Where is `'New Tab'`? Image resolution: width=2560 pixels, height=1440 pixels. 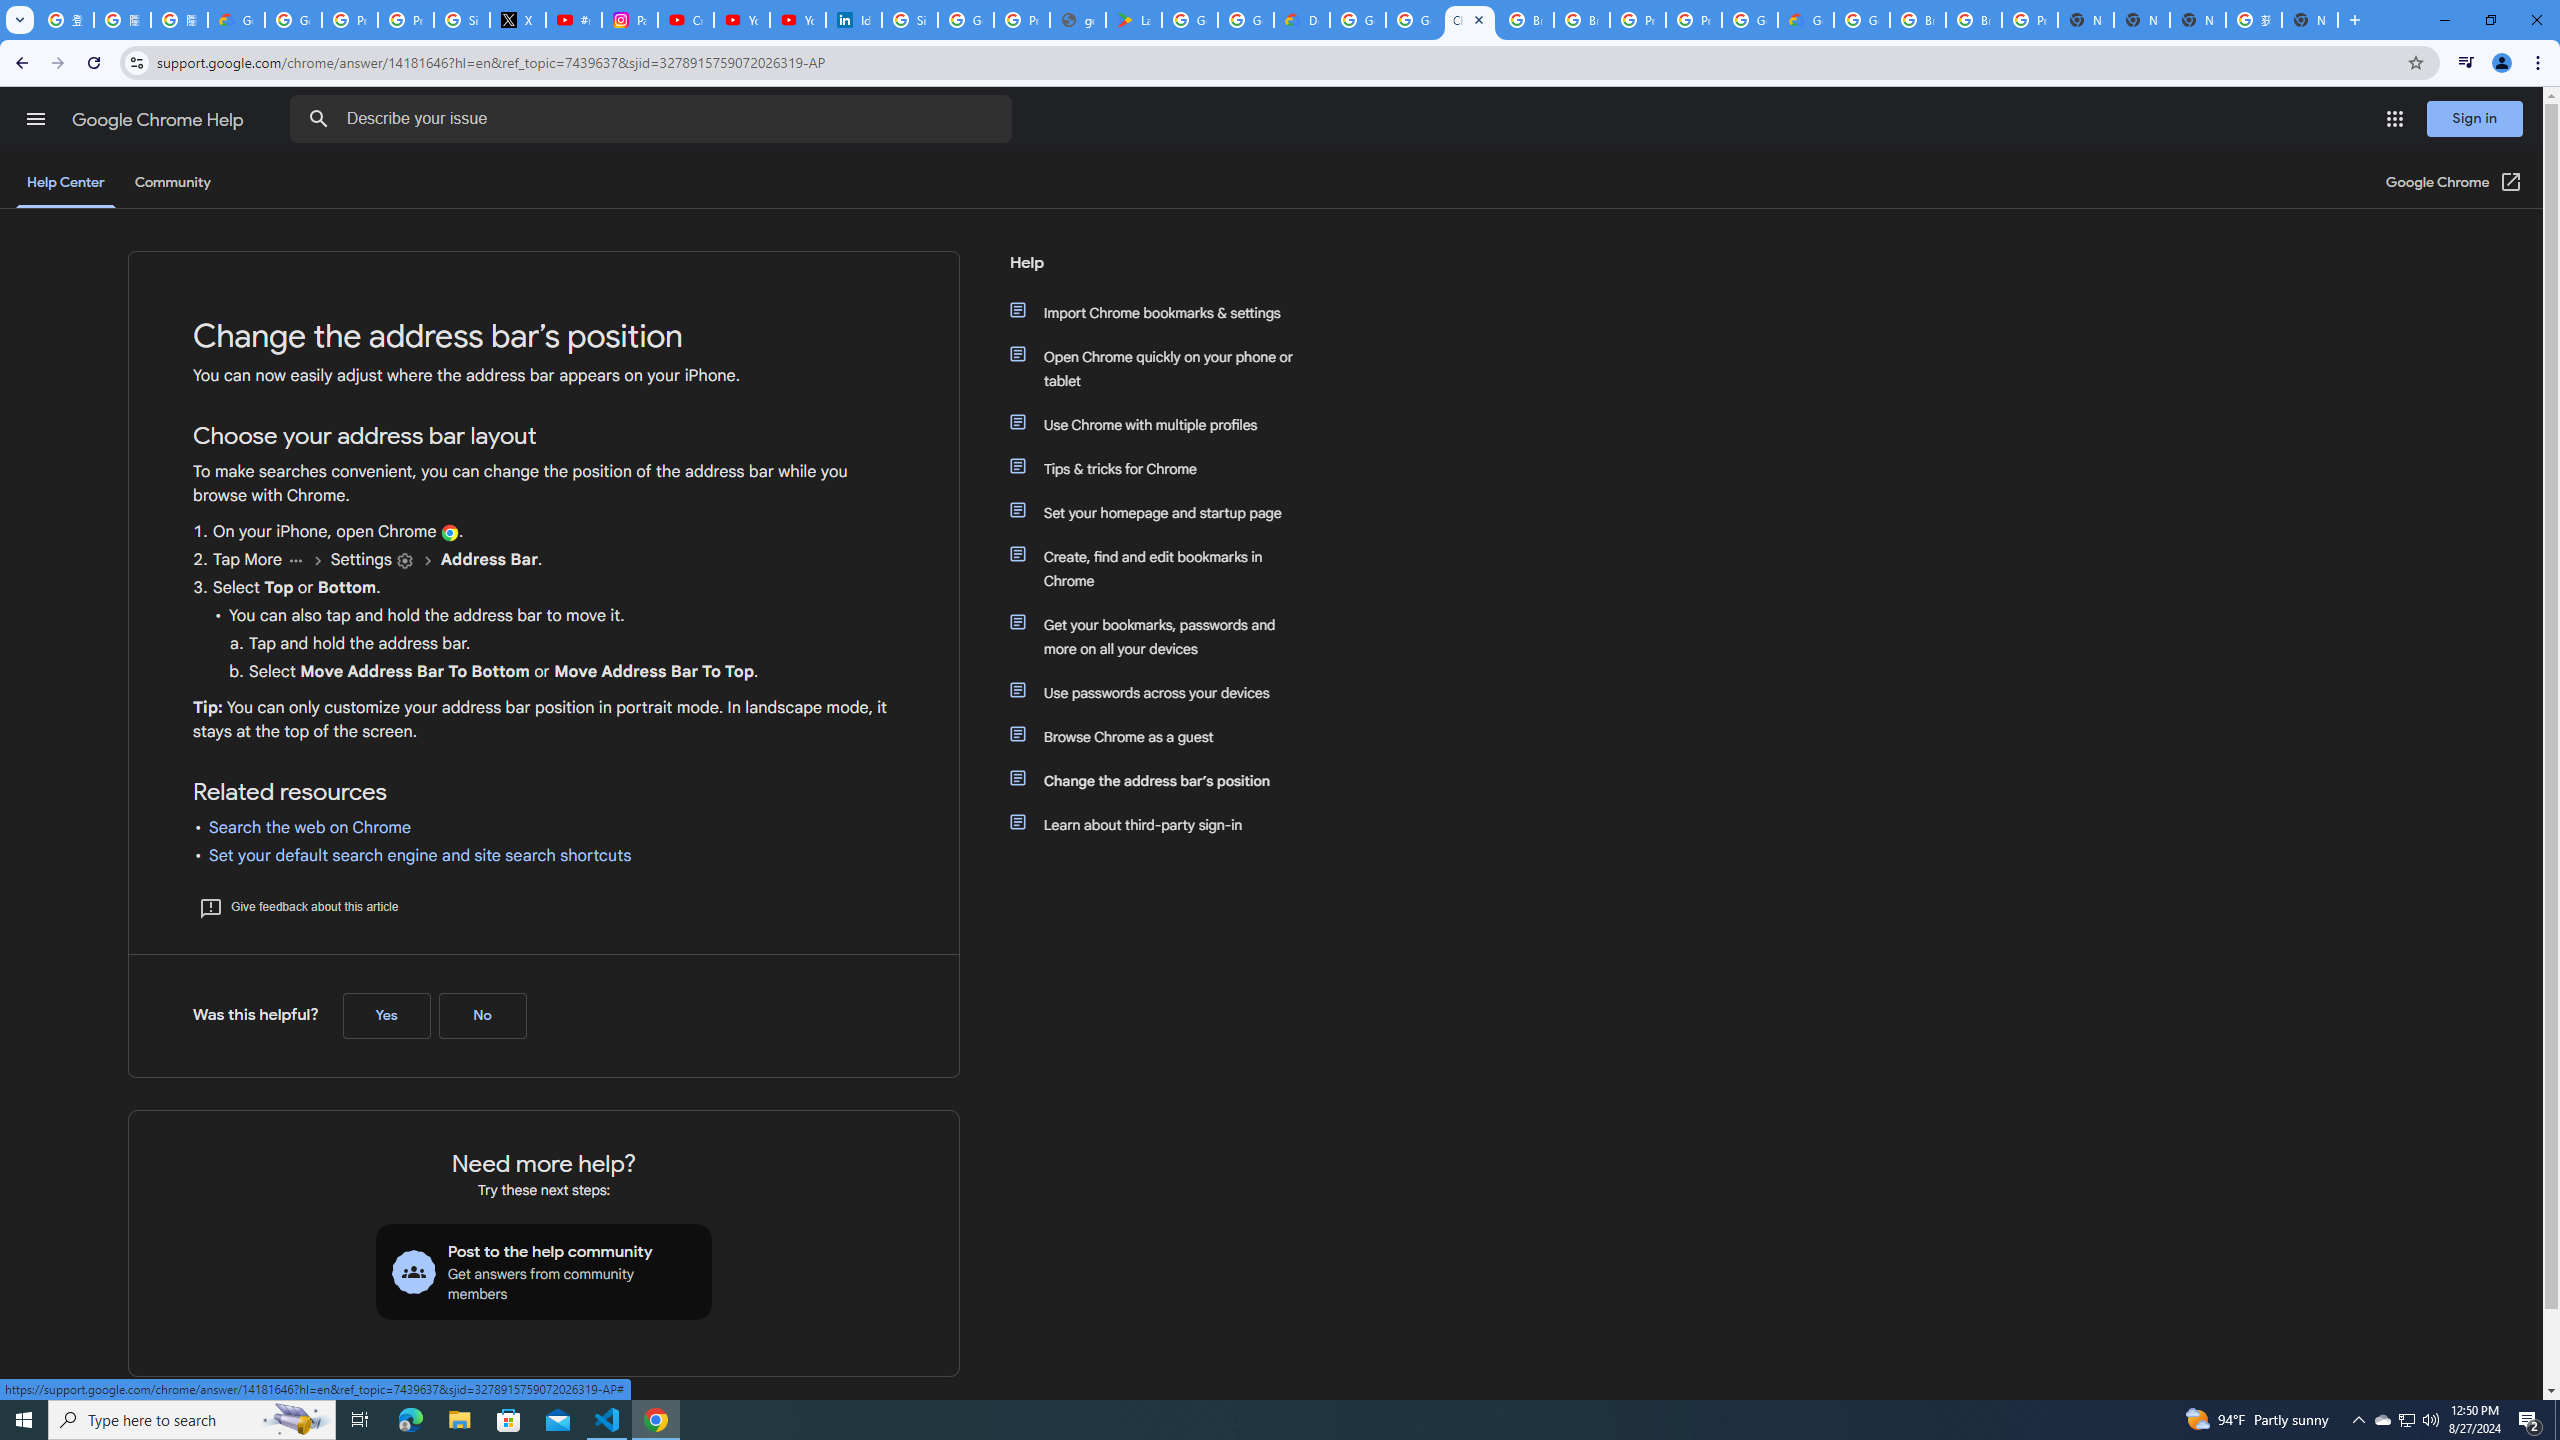 'New Tab' is located at coordinates (2310, 19).